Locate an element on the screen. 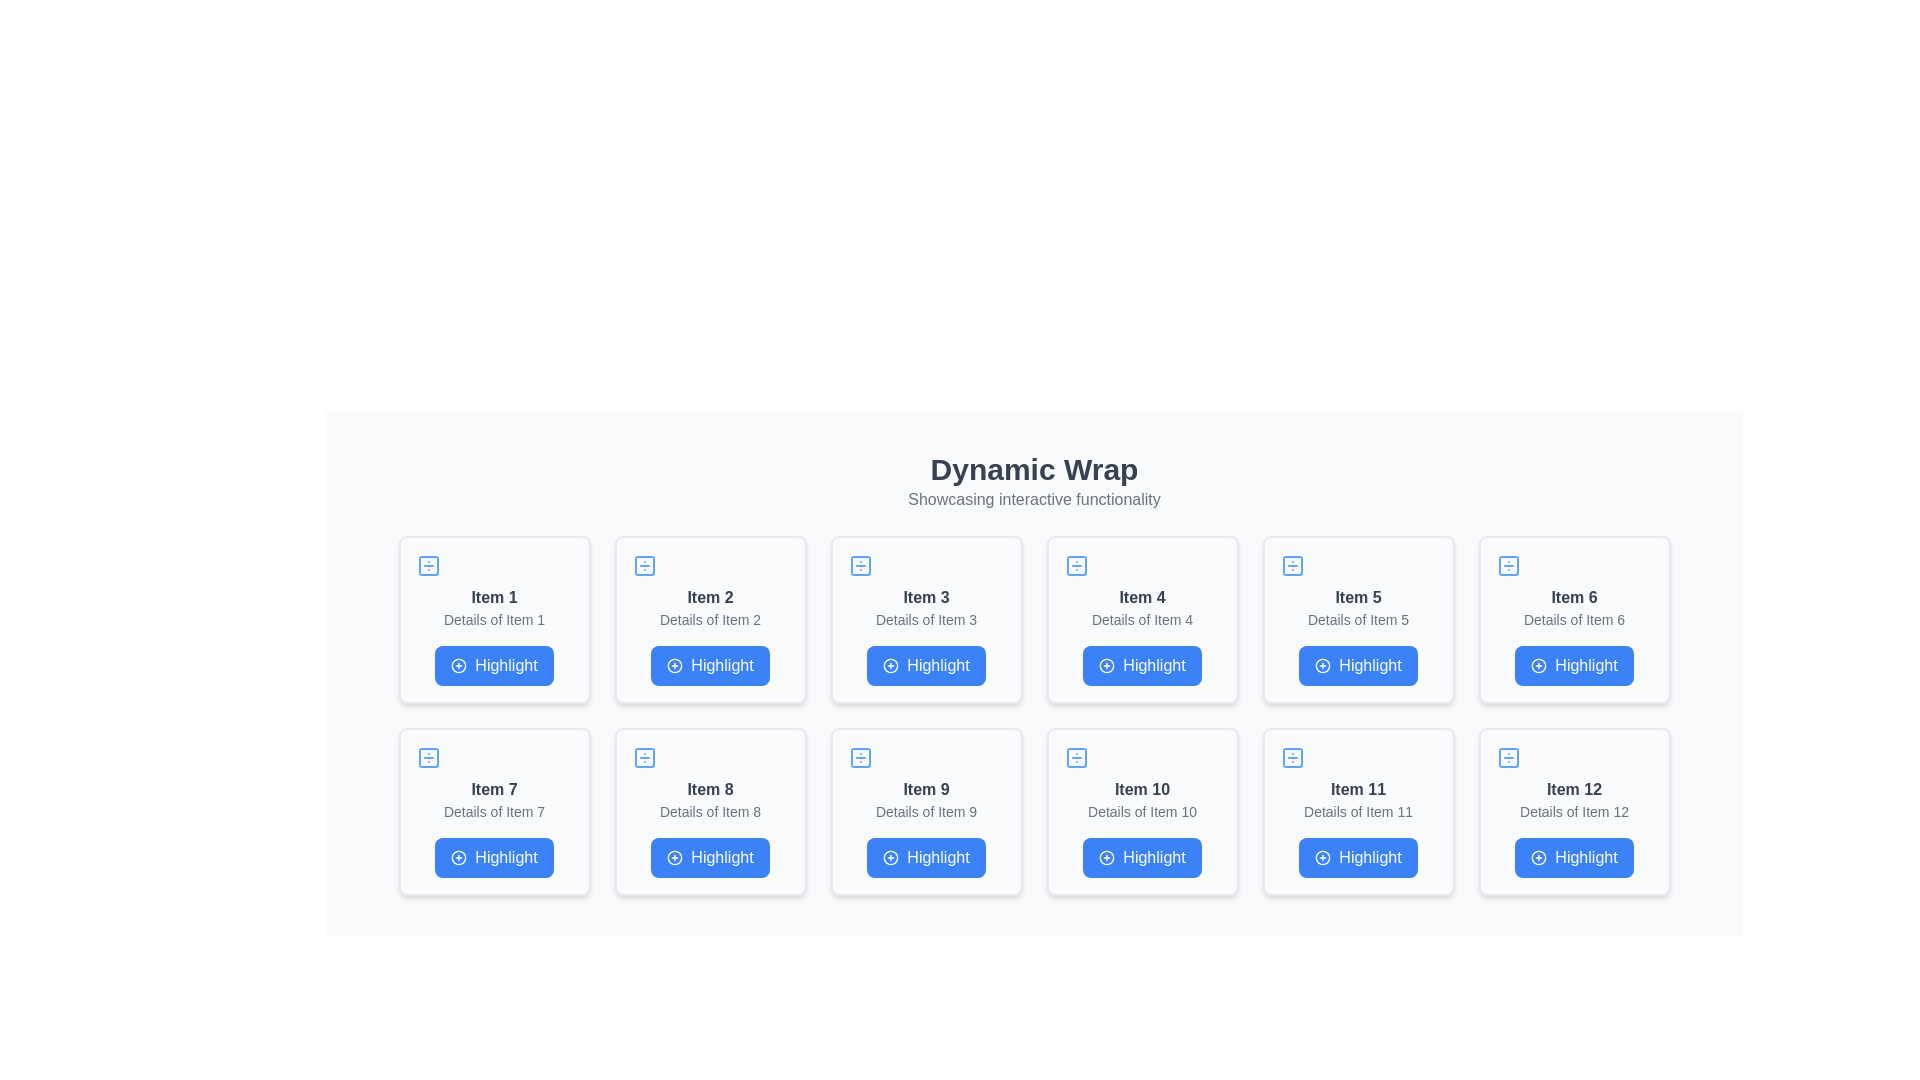 The image size is (1920, 1080). the static text that provides additional information related to 'Item 10', located beneath the title and above the 'Highlight' button in the card labeled 'Item 10' is located at coordinates (1142, 812).